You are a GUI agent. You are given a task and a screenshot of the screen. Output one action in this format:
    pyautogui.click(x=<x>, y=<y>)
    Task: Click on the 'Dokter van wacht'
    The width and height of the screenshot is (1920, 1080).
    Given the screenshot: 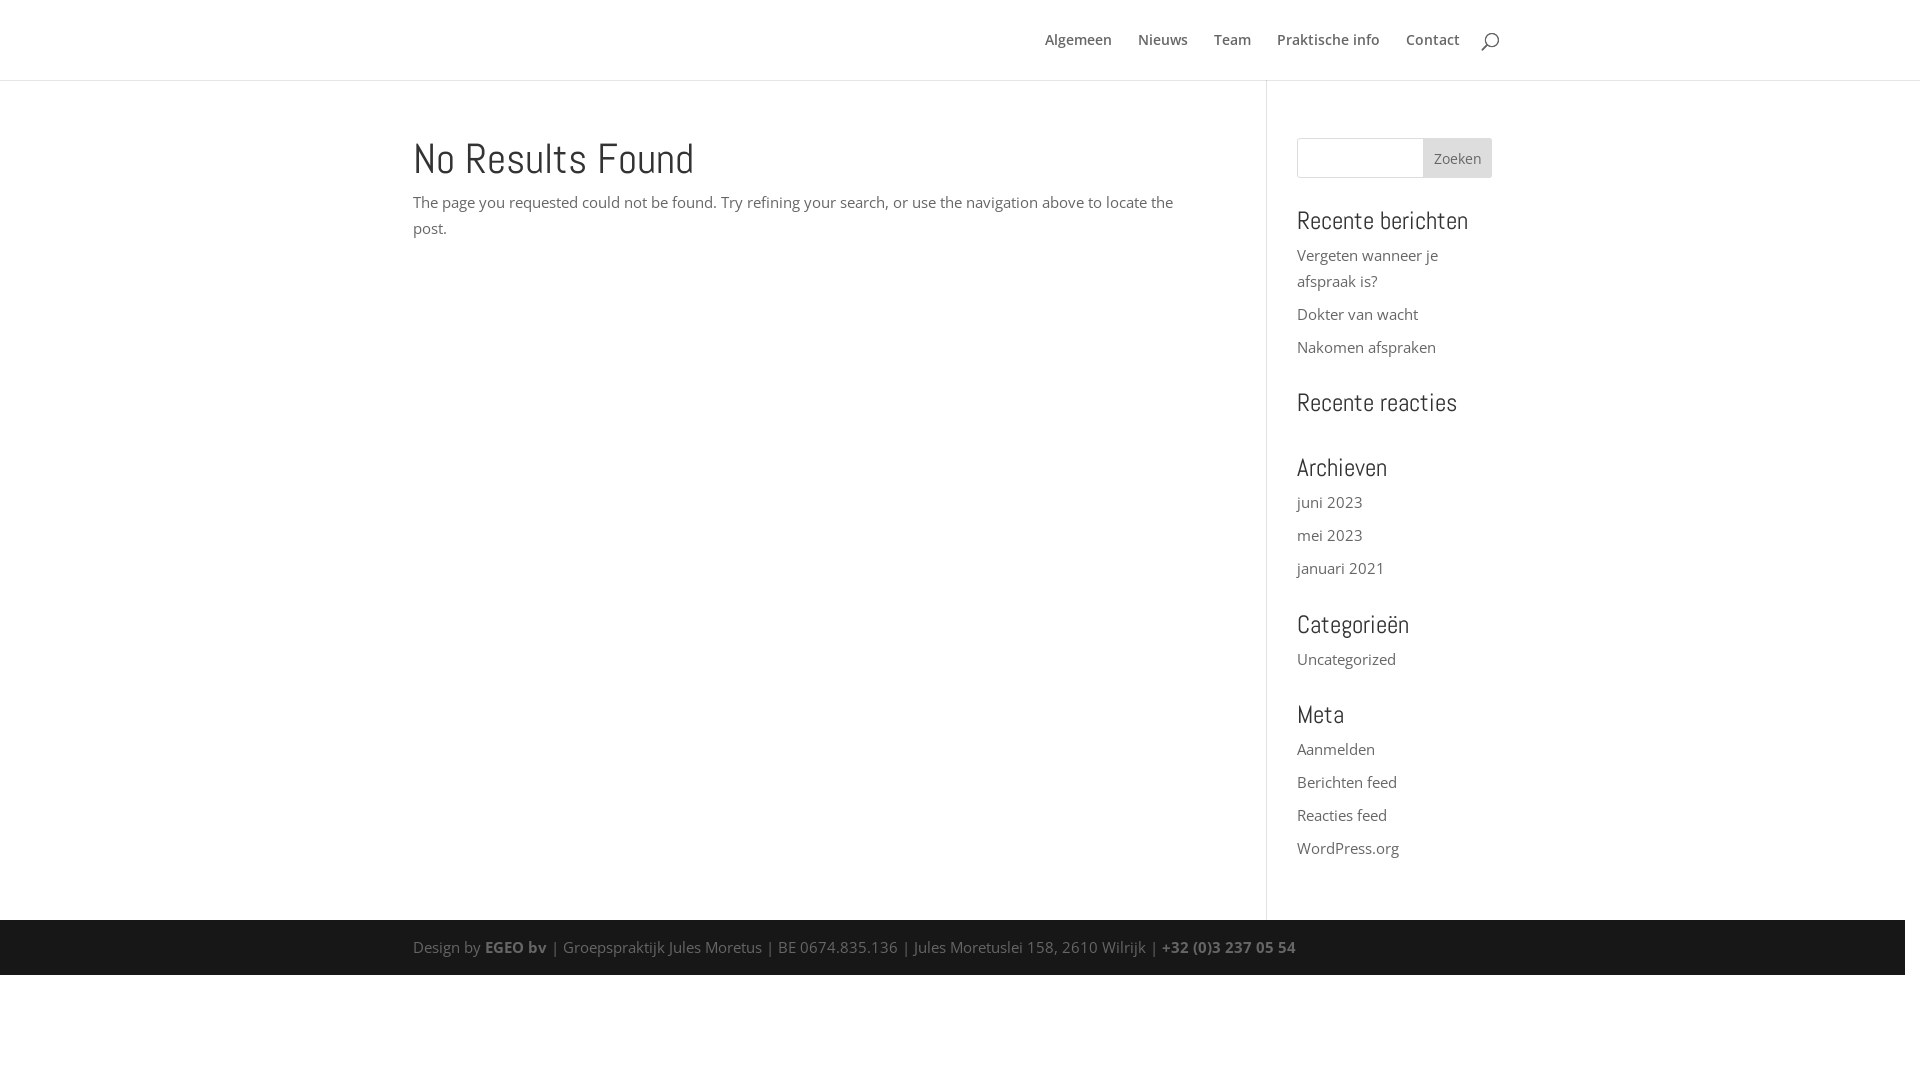 What is the action you would take?
    pyautogui.click(x=1357, y=313)
    